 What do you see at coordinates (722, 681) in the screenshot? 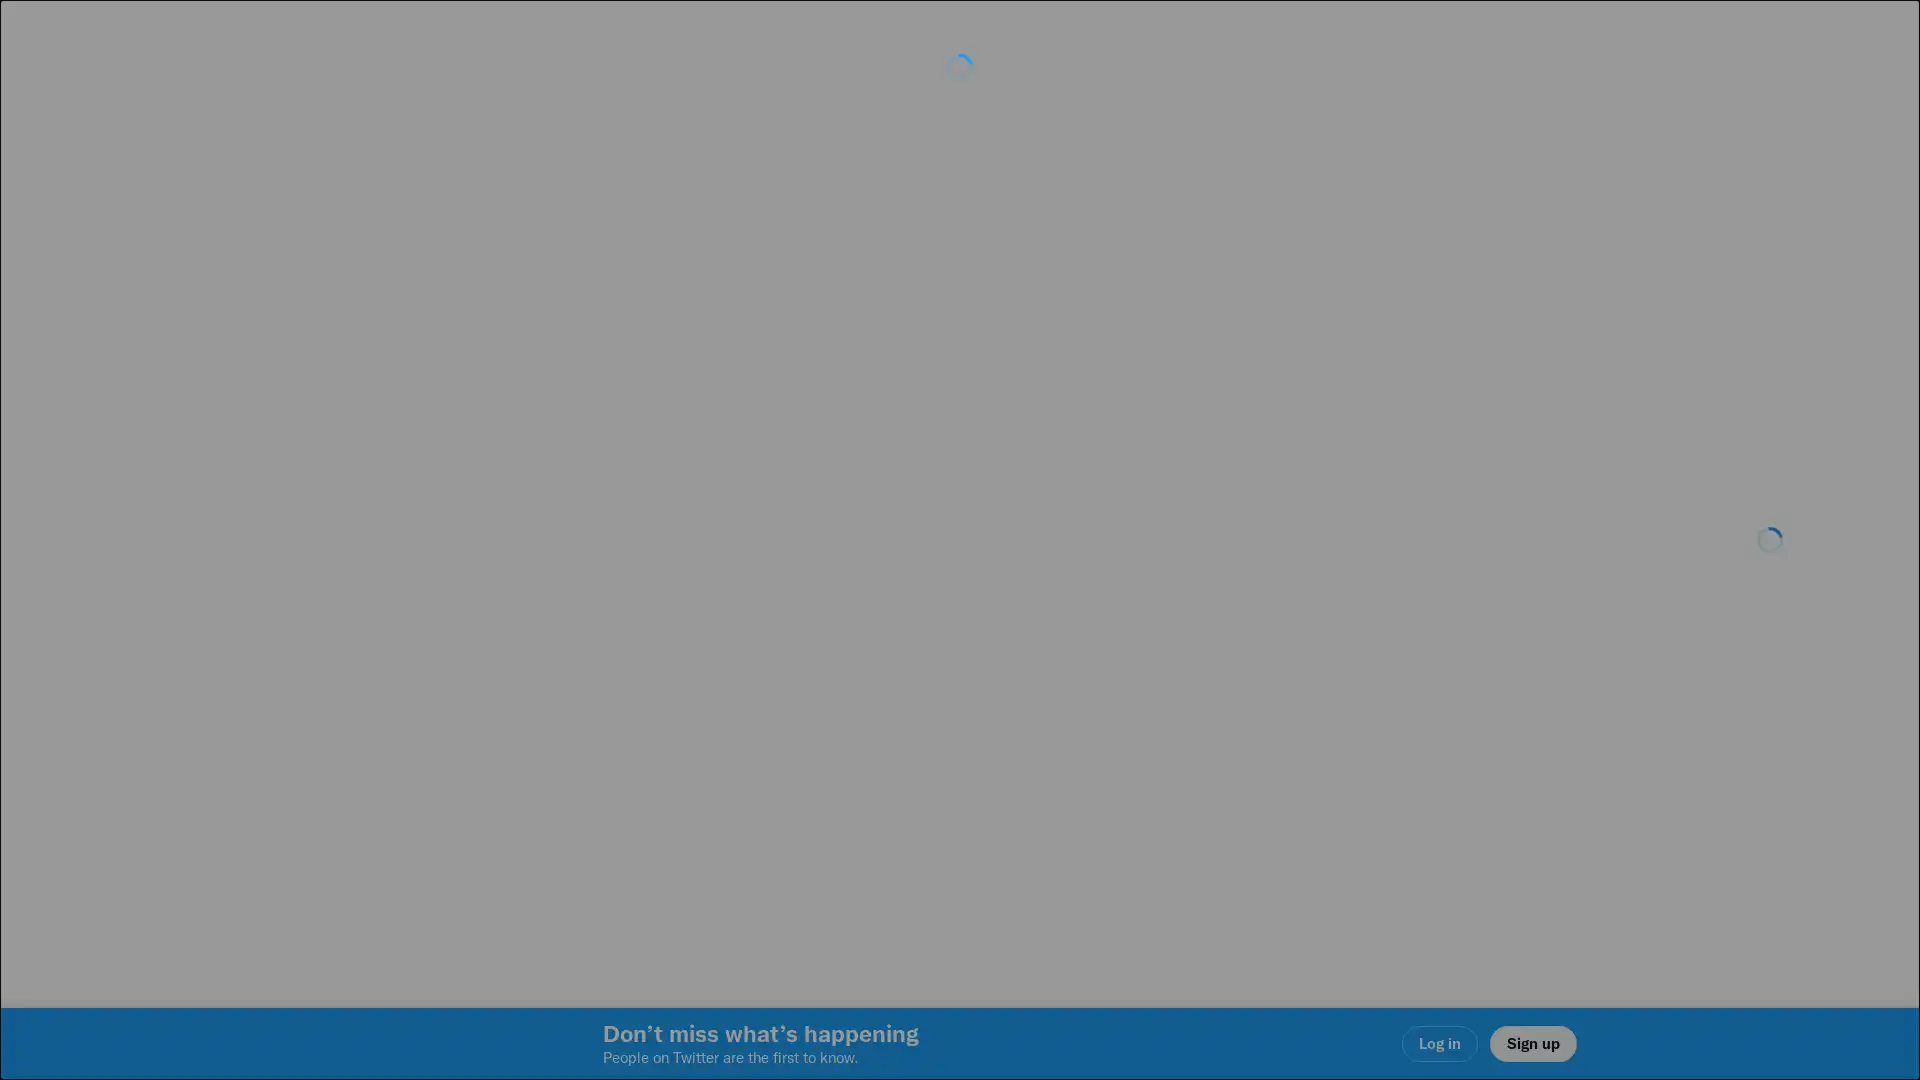
I see `Sign up` at bounding box center [722, 681].